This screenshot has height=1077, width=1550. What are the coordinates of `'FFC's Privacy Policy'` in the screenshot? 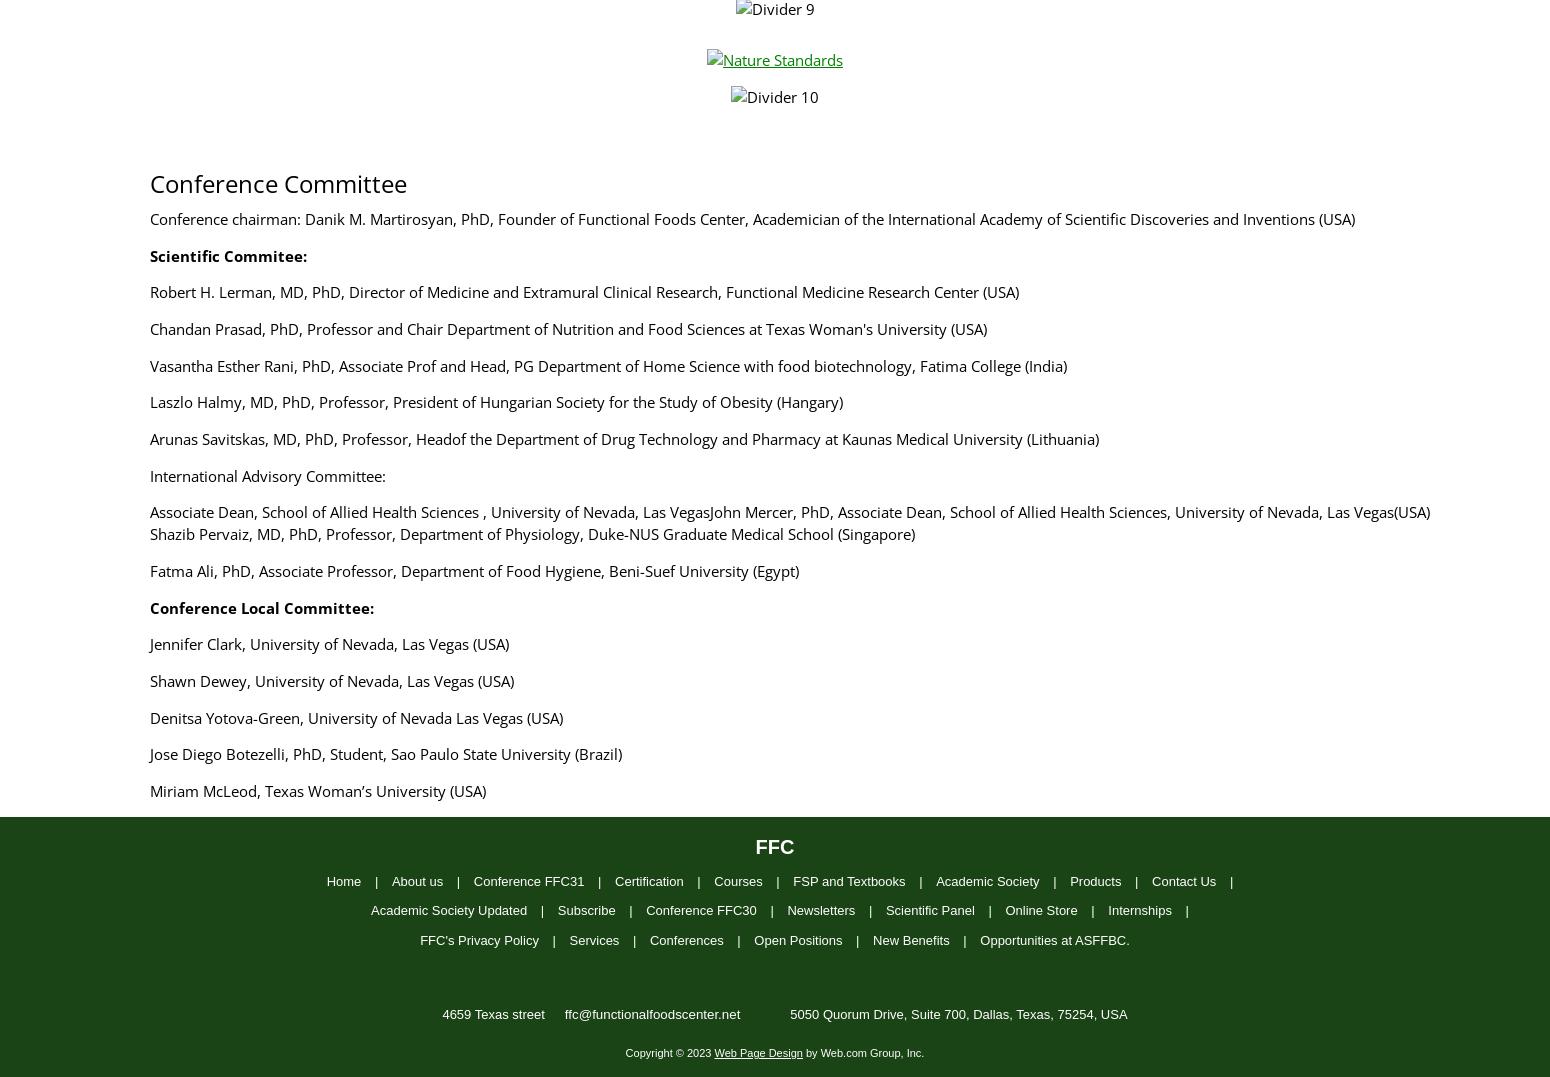 It's located at (420, 938).